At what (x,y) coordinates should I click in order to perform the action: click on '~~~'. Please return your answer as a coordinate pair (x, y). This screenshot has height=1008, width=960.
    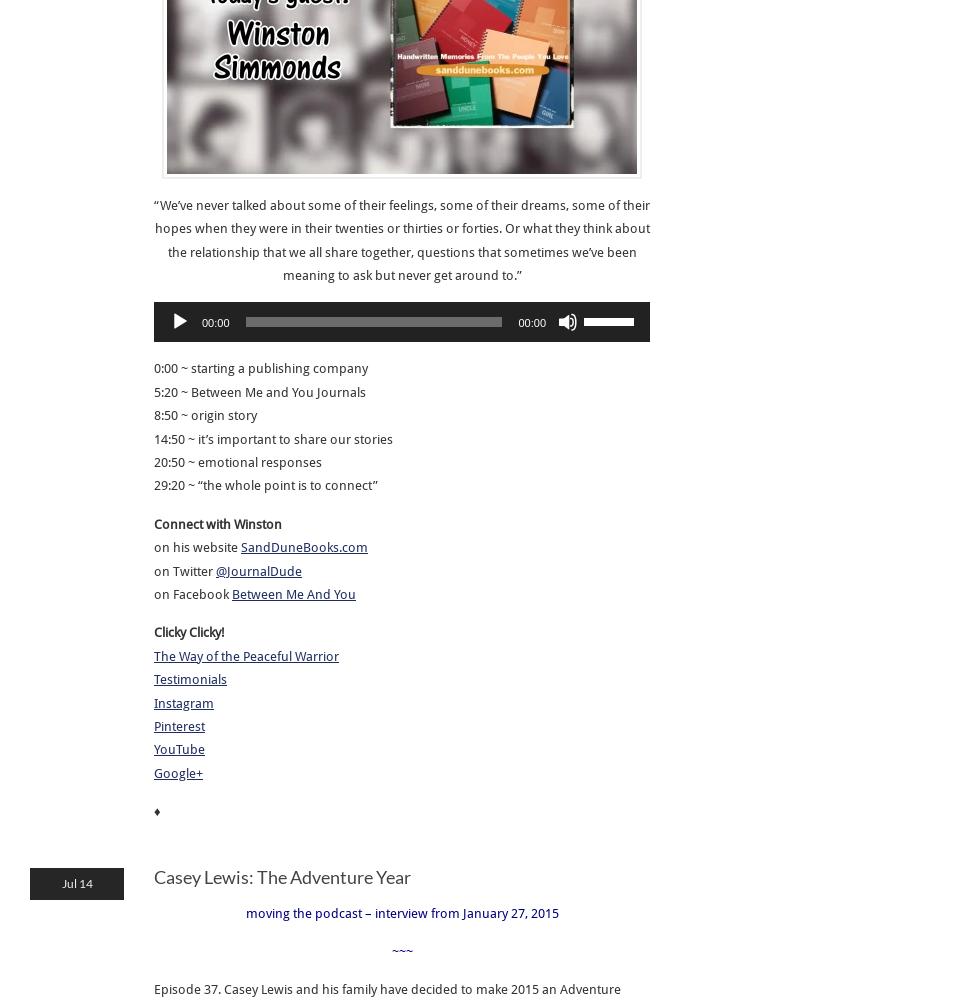
    Looking at the image, I should click on (400, 951).